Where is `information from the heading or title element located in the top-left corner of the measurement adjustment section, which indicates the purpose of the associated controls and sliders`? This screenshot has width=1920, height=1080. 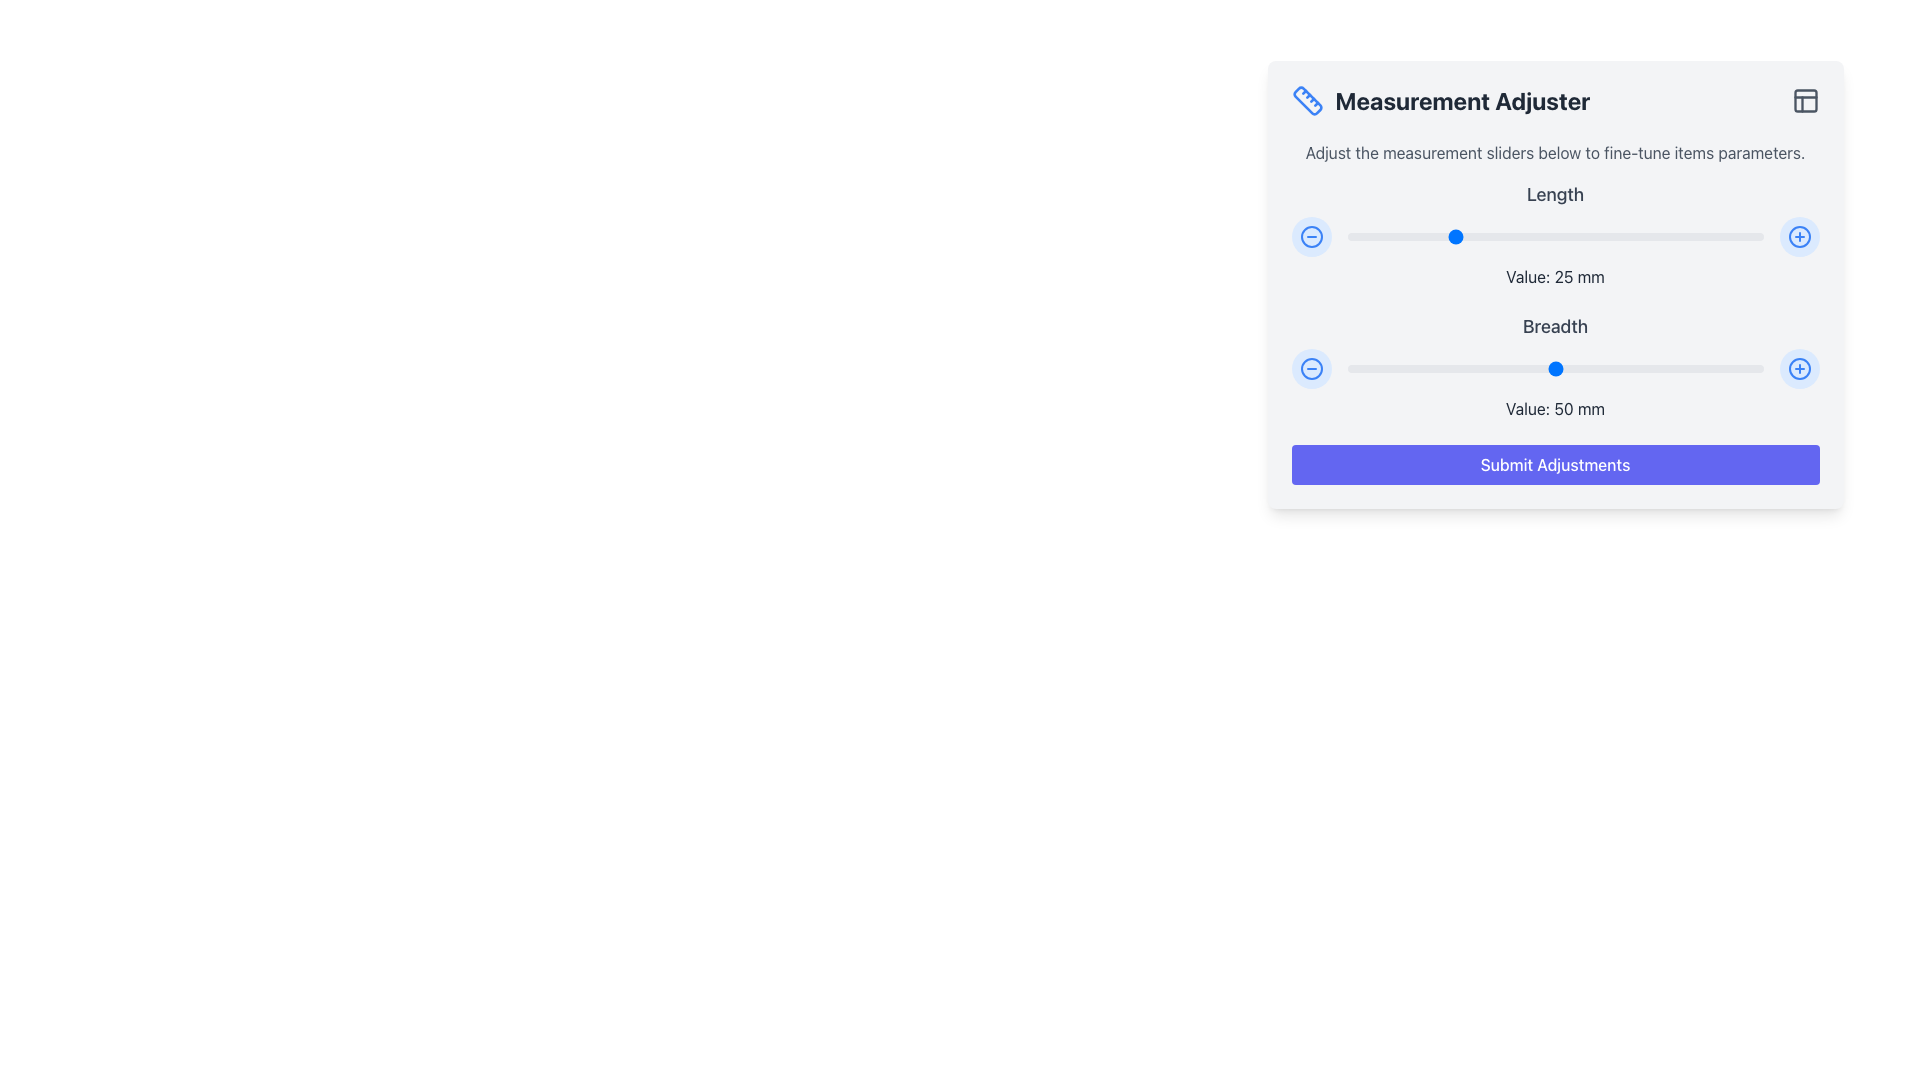 information from the heading or title element located in the top-left corner of the measurement adjustment section, which indicates the purpose of the associated controls and sliders is located at coordinates (1440, 100).